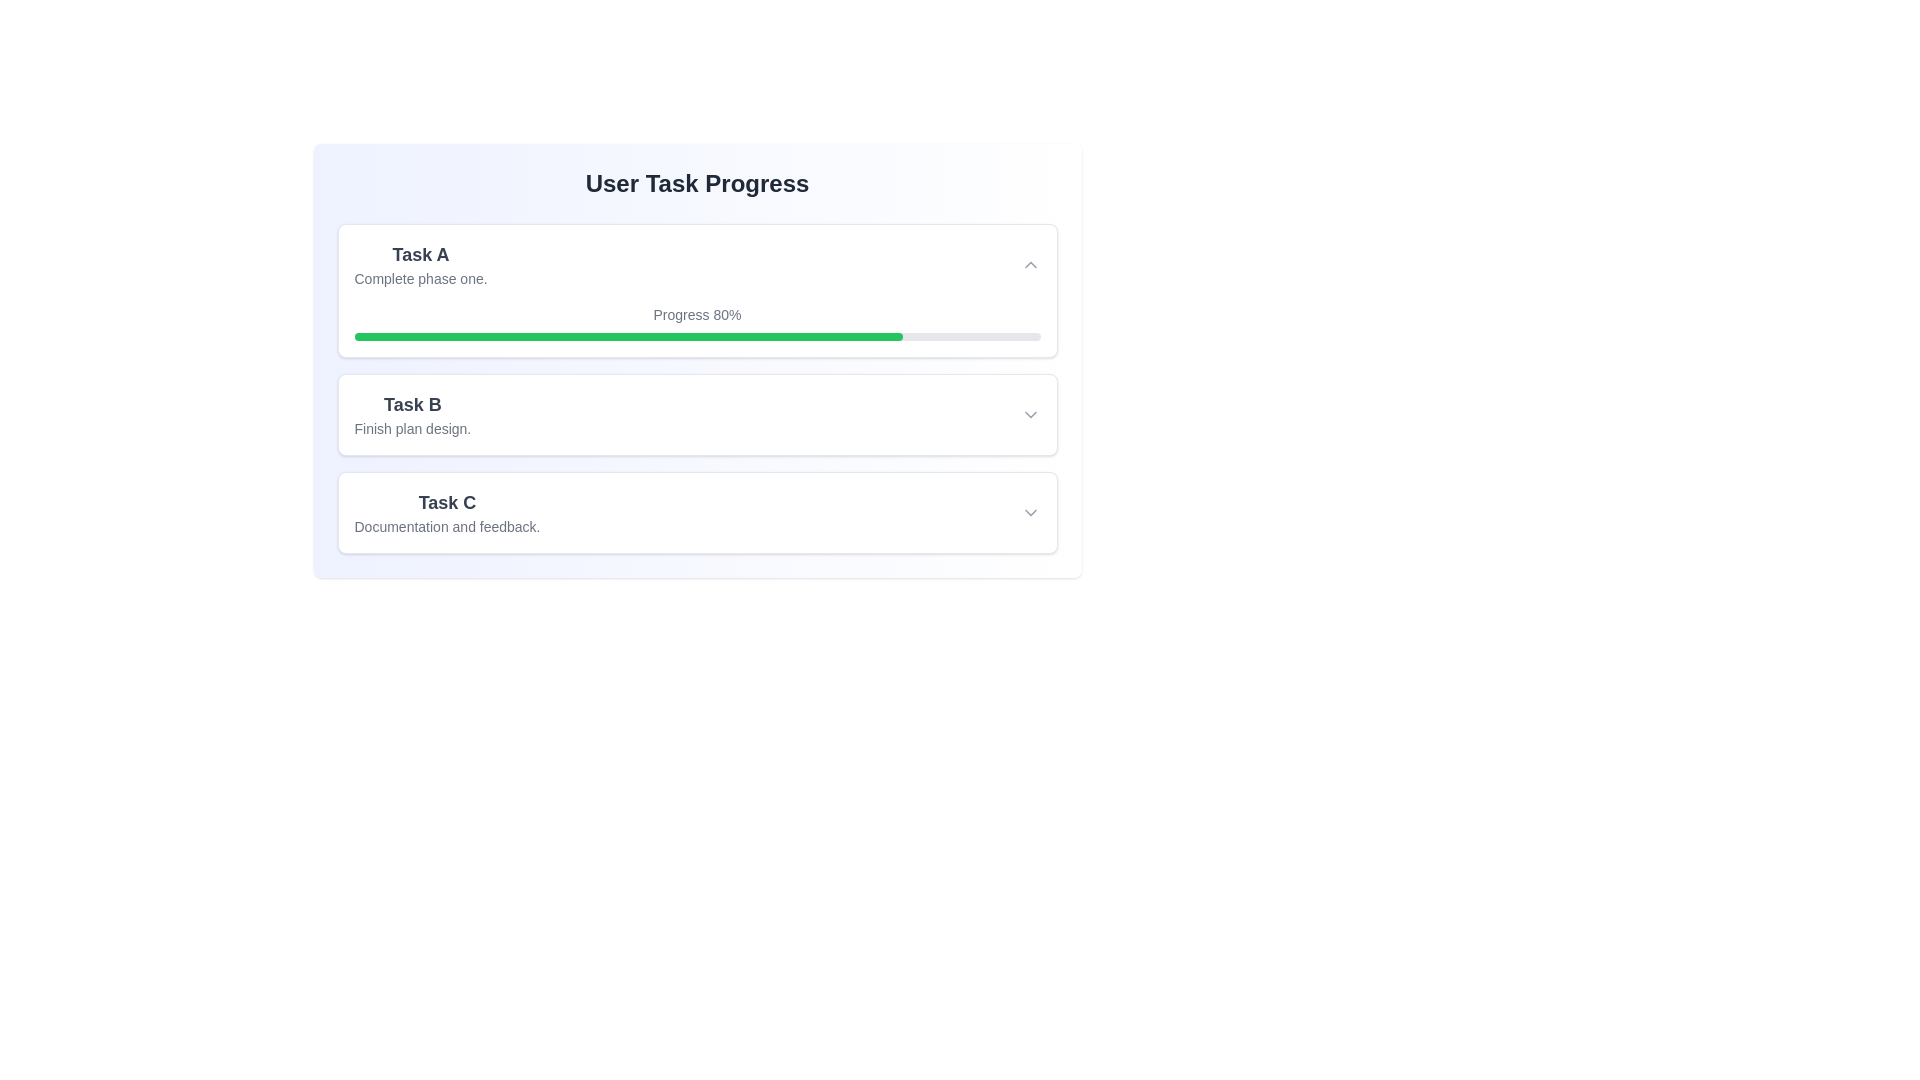 Image resolution: width=1920 pixels, height=1080 pixels. I want to click on text of the label displaying the title and description of 'Task C', which is located in the bottommost segment of the vertical list under 'User Task Progress', so click(446, 512).